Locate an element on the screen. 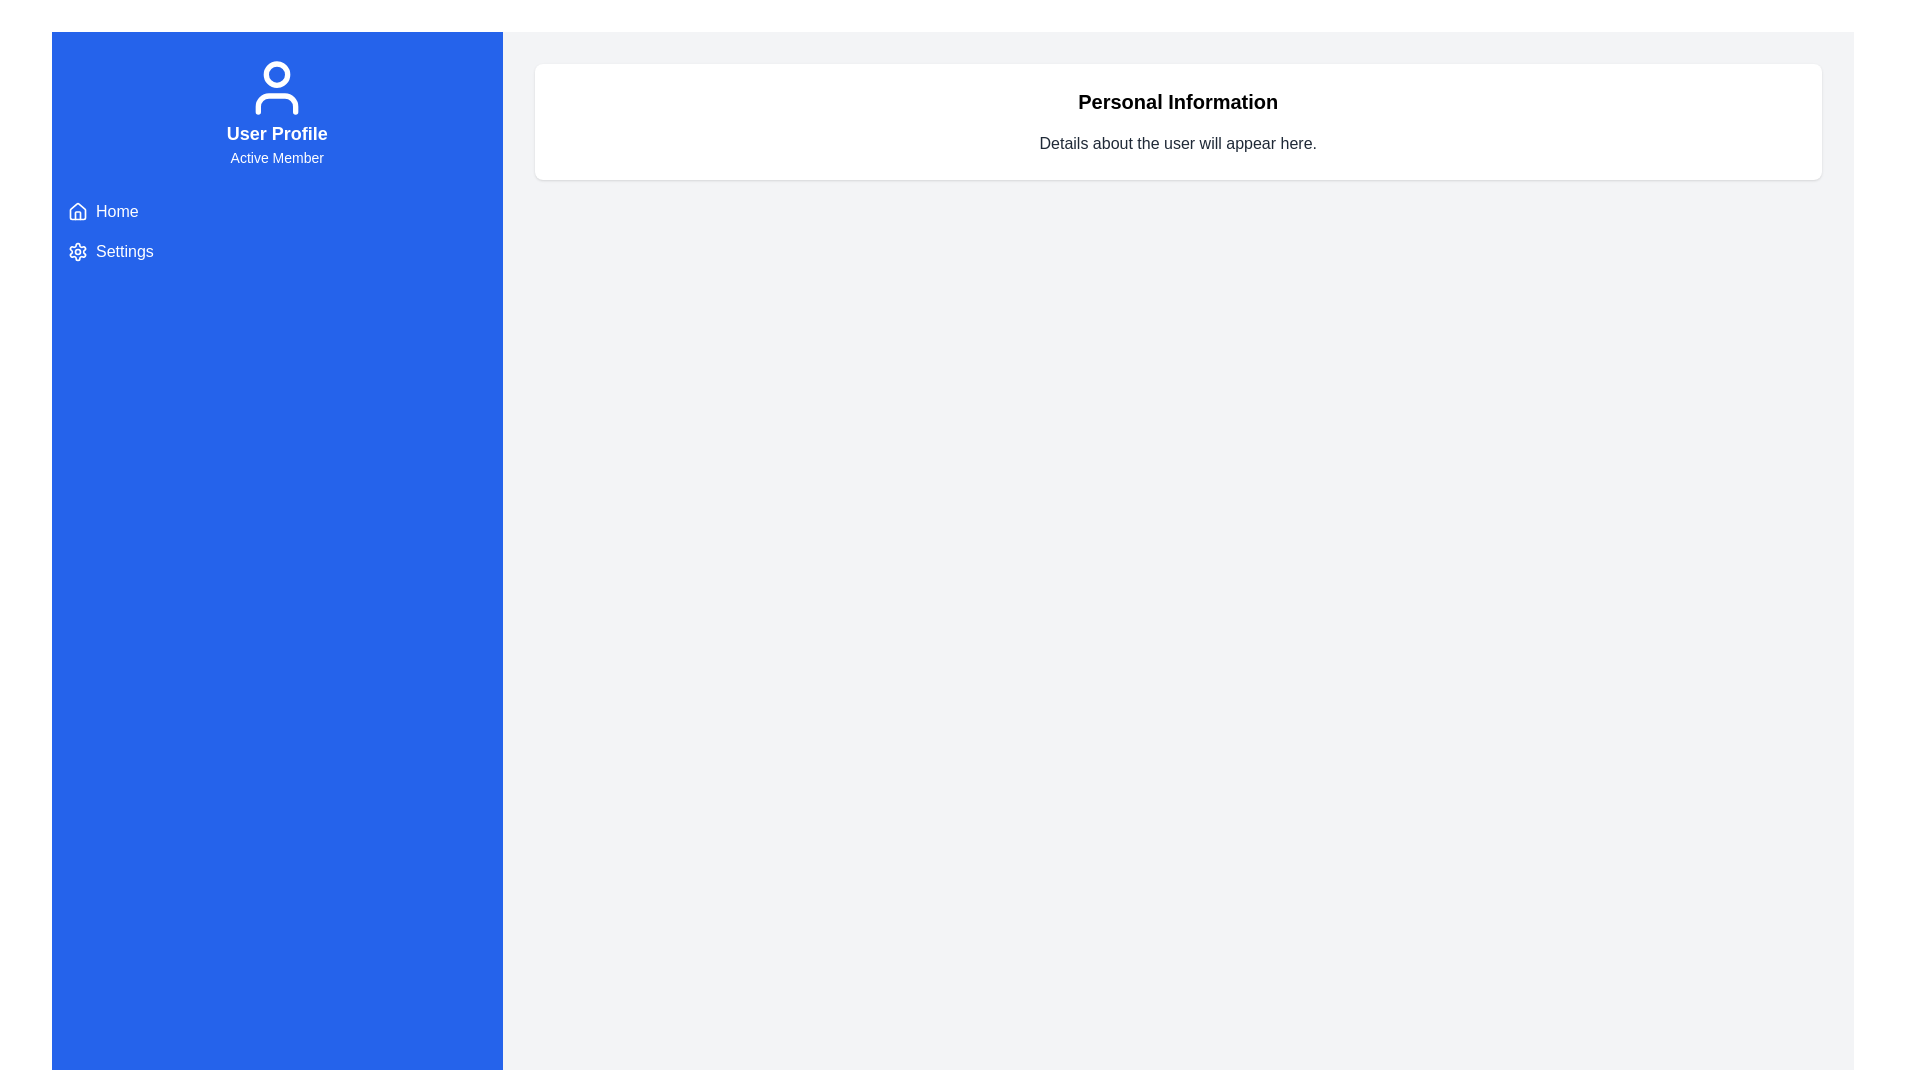 The image size is (1920, 1080). the user profile icon located in the header section above the 'User Profile' and 'Active Member' text in the sidebar is located at coordinates (276, 87).